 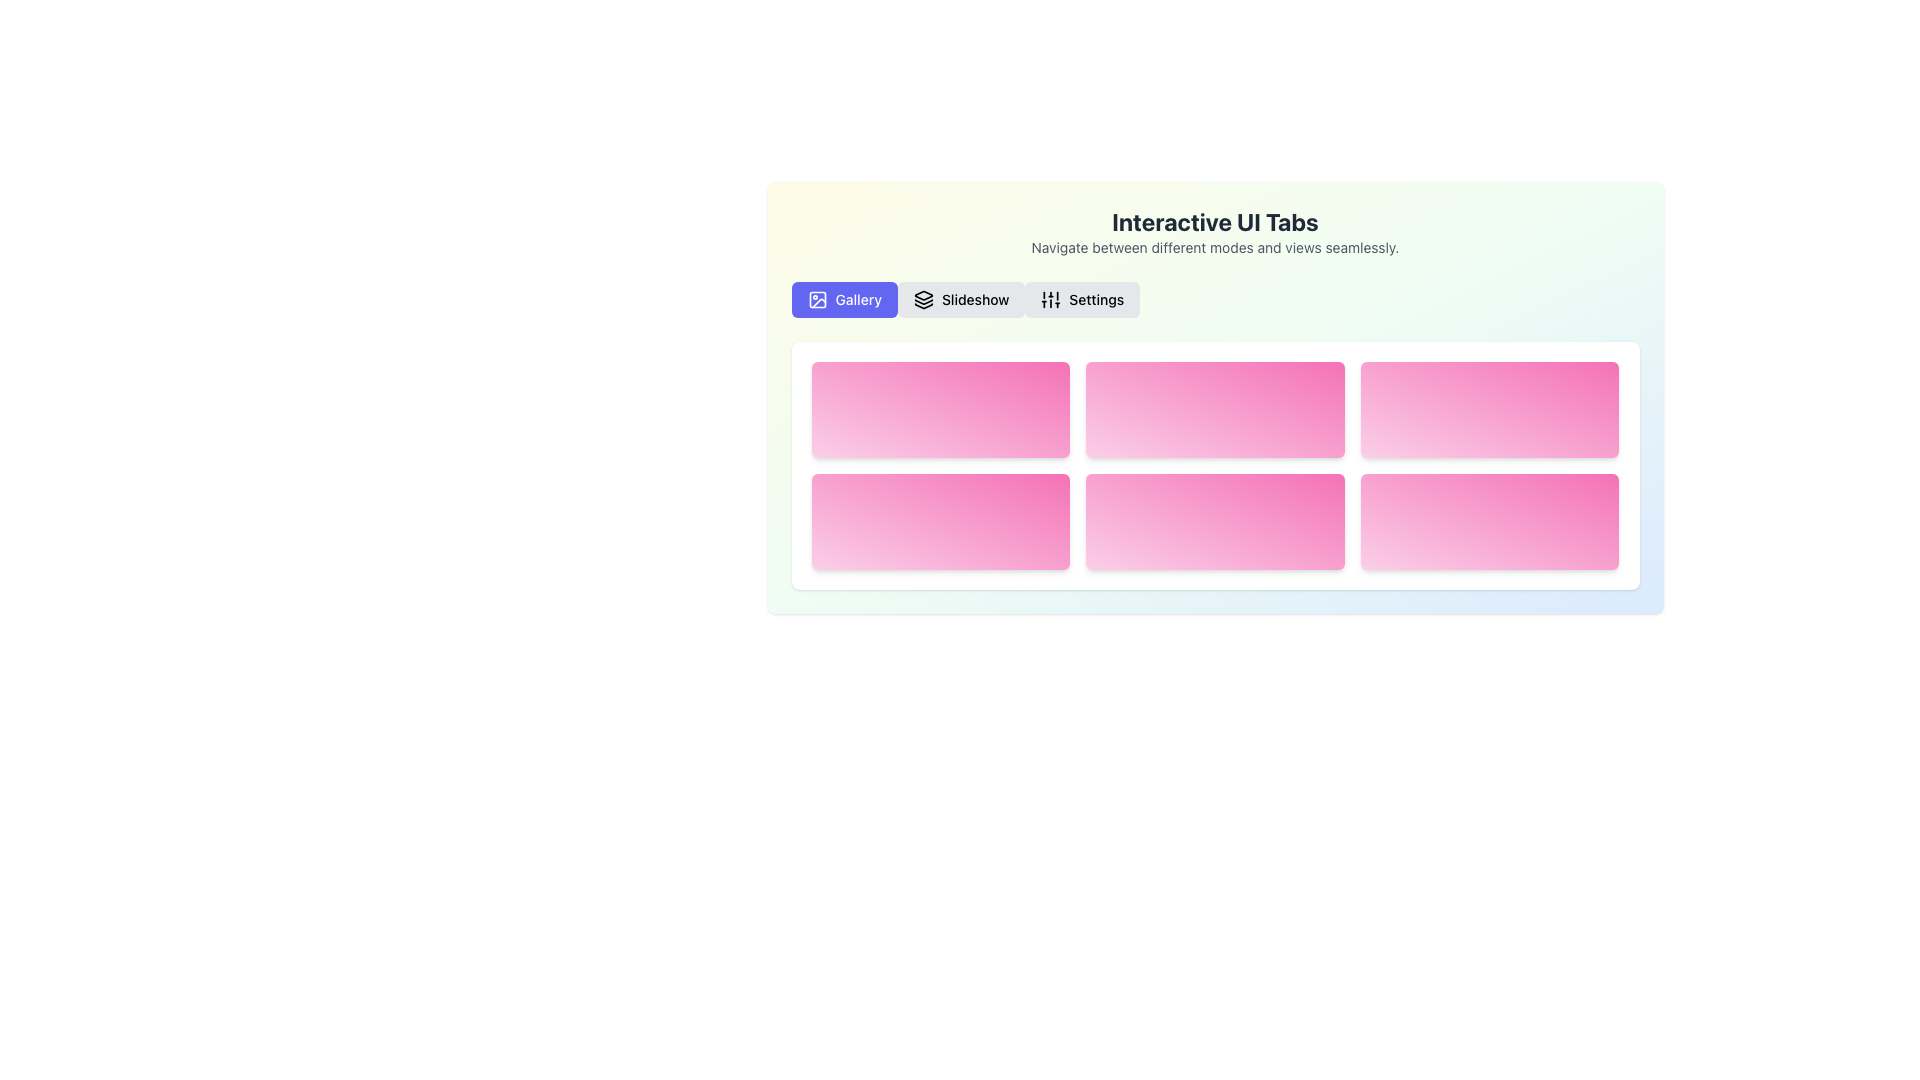 I want to click on the vertical sliders icon within the 'Settings' button located in the top navigation bar, so click(x=1050, y=300).